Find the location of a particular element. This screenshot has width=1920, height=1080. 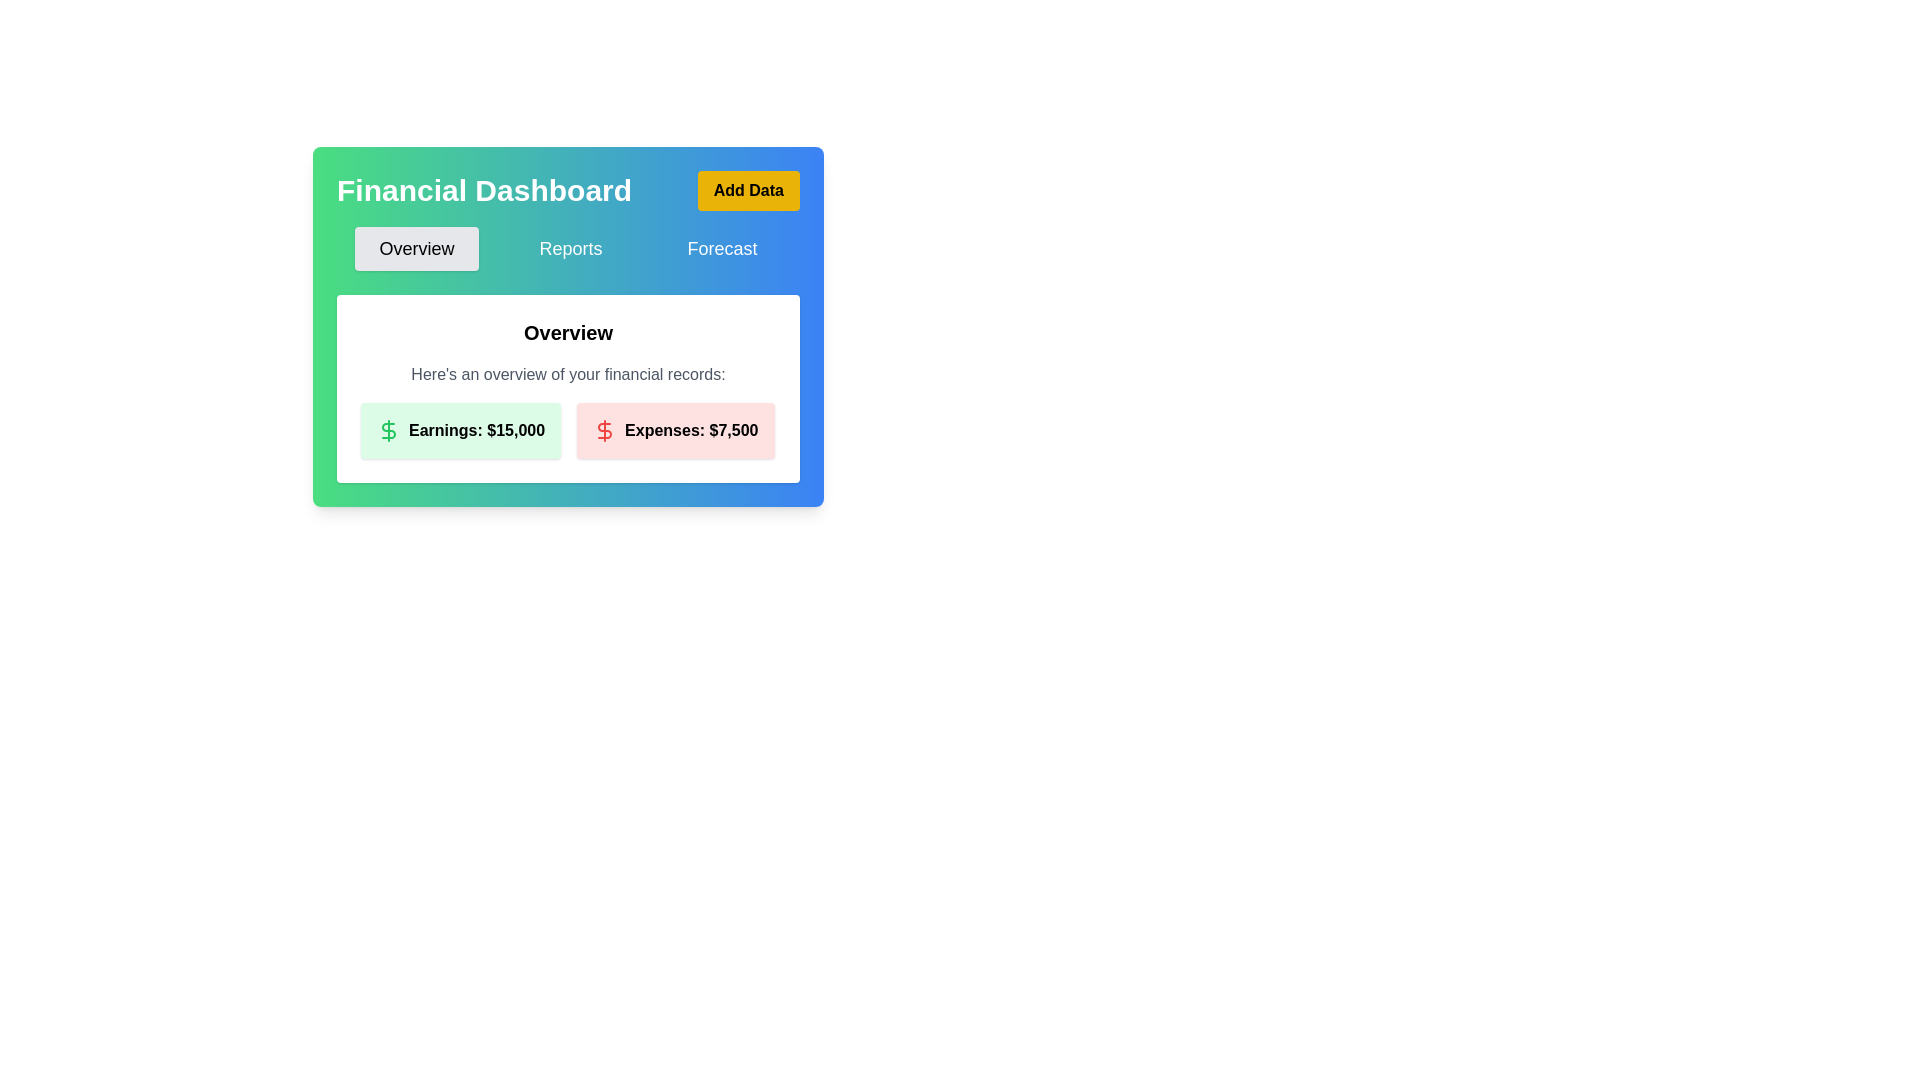

the earnings icon in the financial dashboard, which is located to the far left of the text 'Earnings: $15,000' within a green-highlighted box is located at coordinates (388, 430).